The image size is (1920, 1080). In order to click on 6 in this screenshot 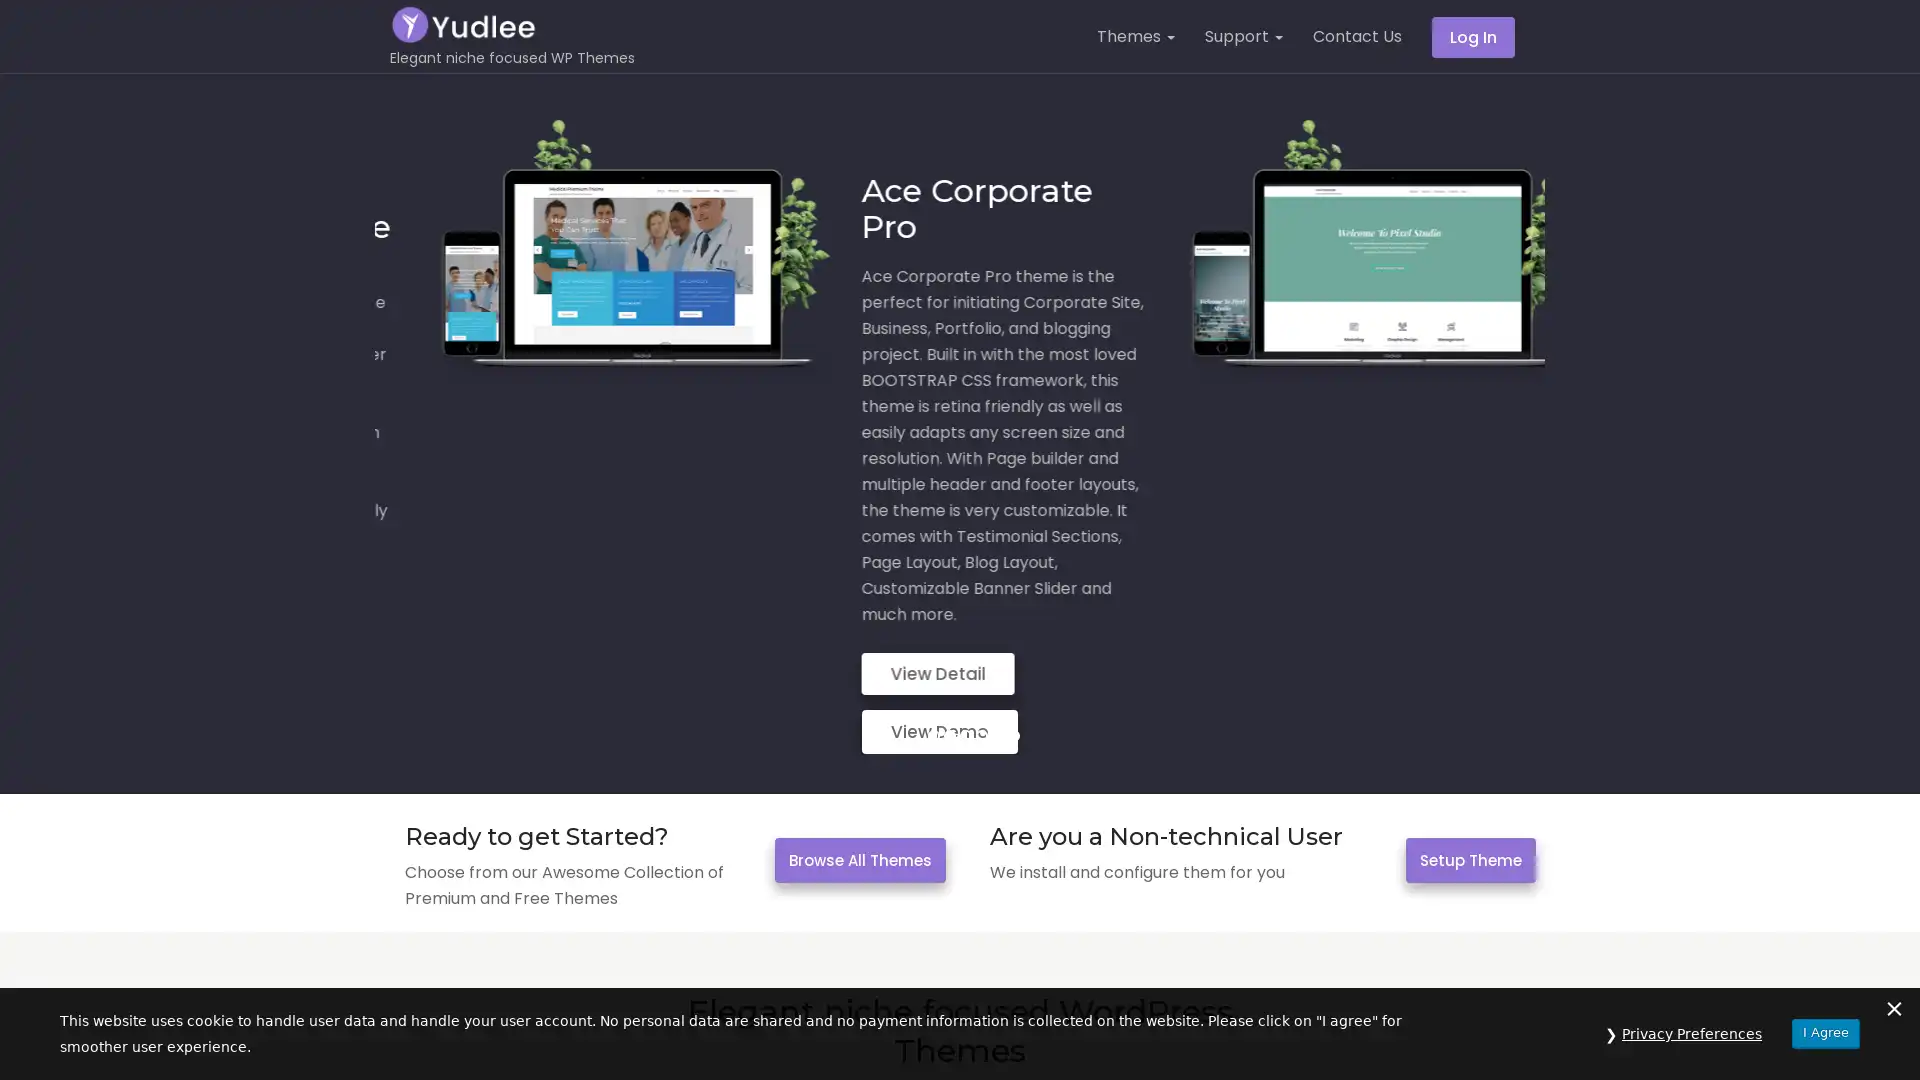, I will do `click(1012, 595)`.